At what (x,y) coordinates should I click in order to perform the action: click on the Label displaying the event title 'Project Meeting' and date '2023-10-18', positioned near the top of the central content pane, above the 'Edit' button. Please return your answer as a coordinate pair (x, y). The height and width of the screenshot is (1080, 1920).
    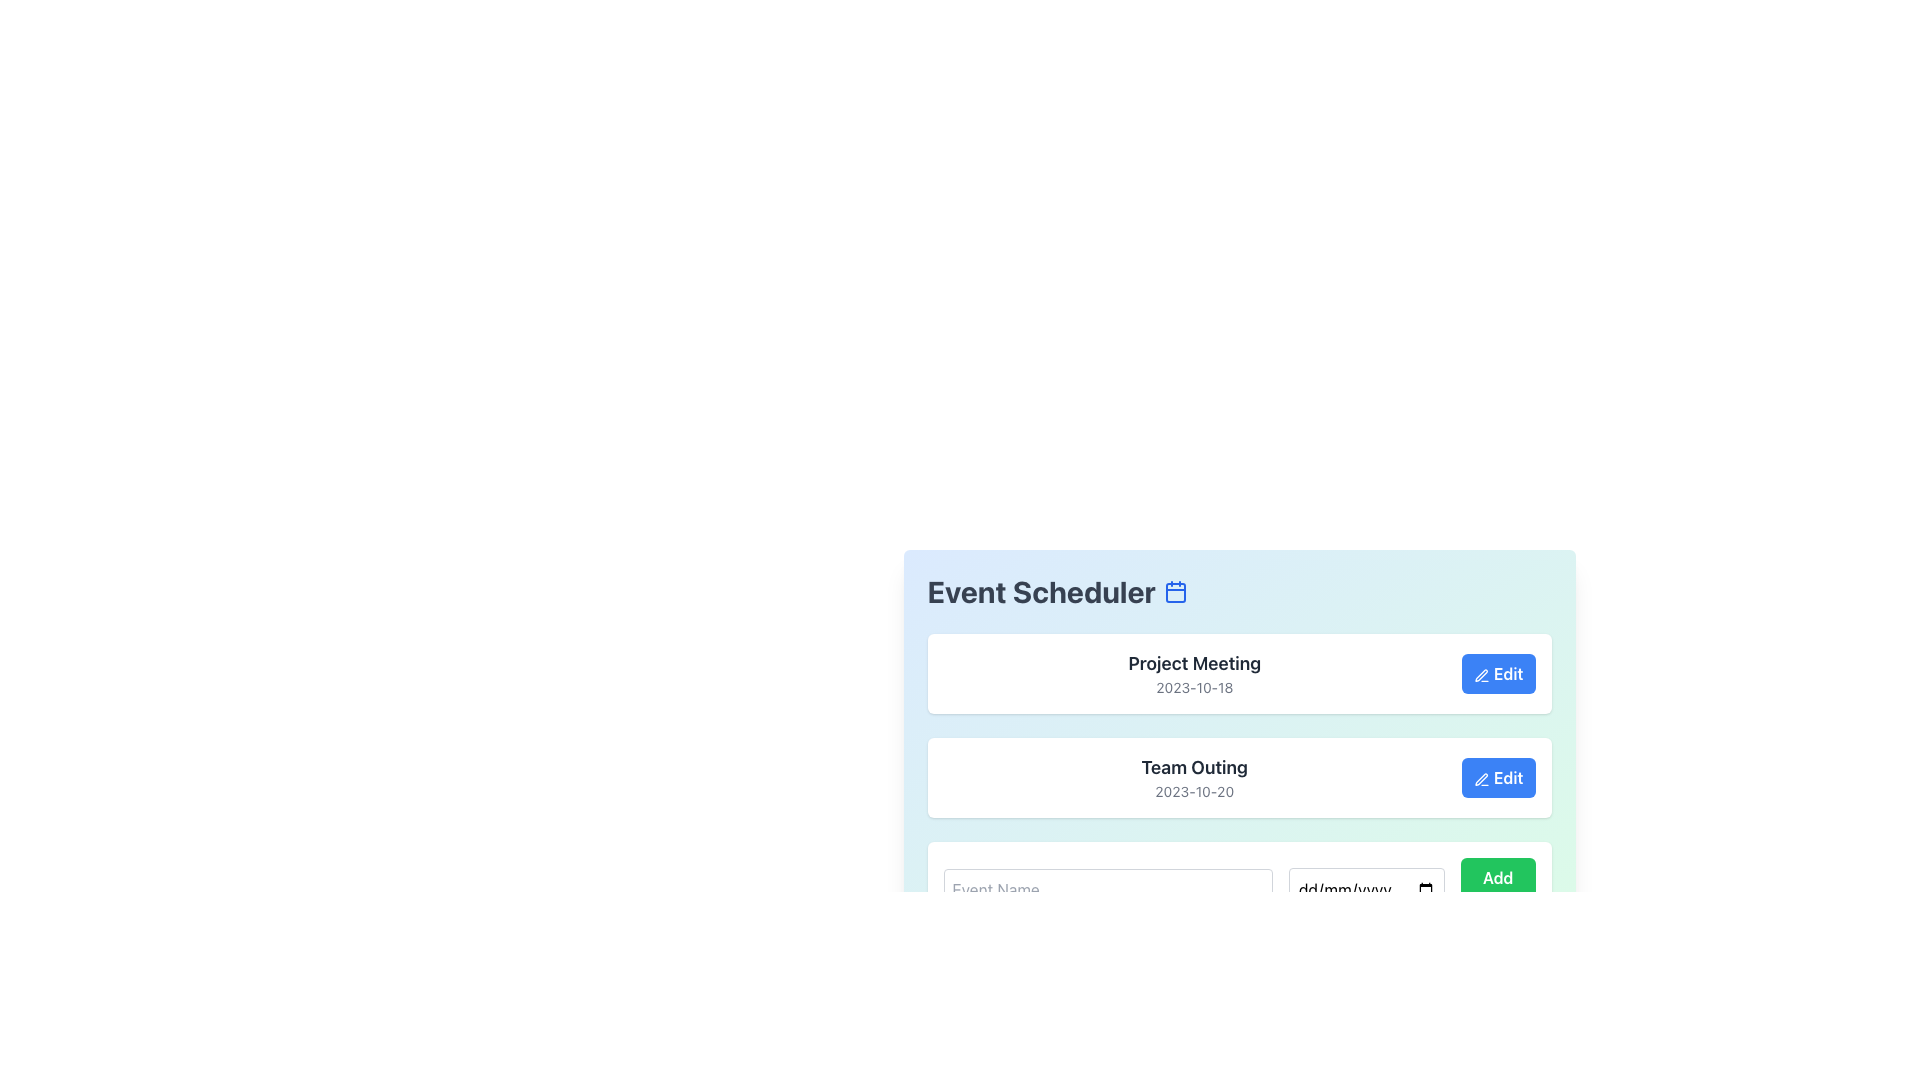
    Looking at the image, I should click on (1194, 674).